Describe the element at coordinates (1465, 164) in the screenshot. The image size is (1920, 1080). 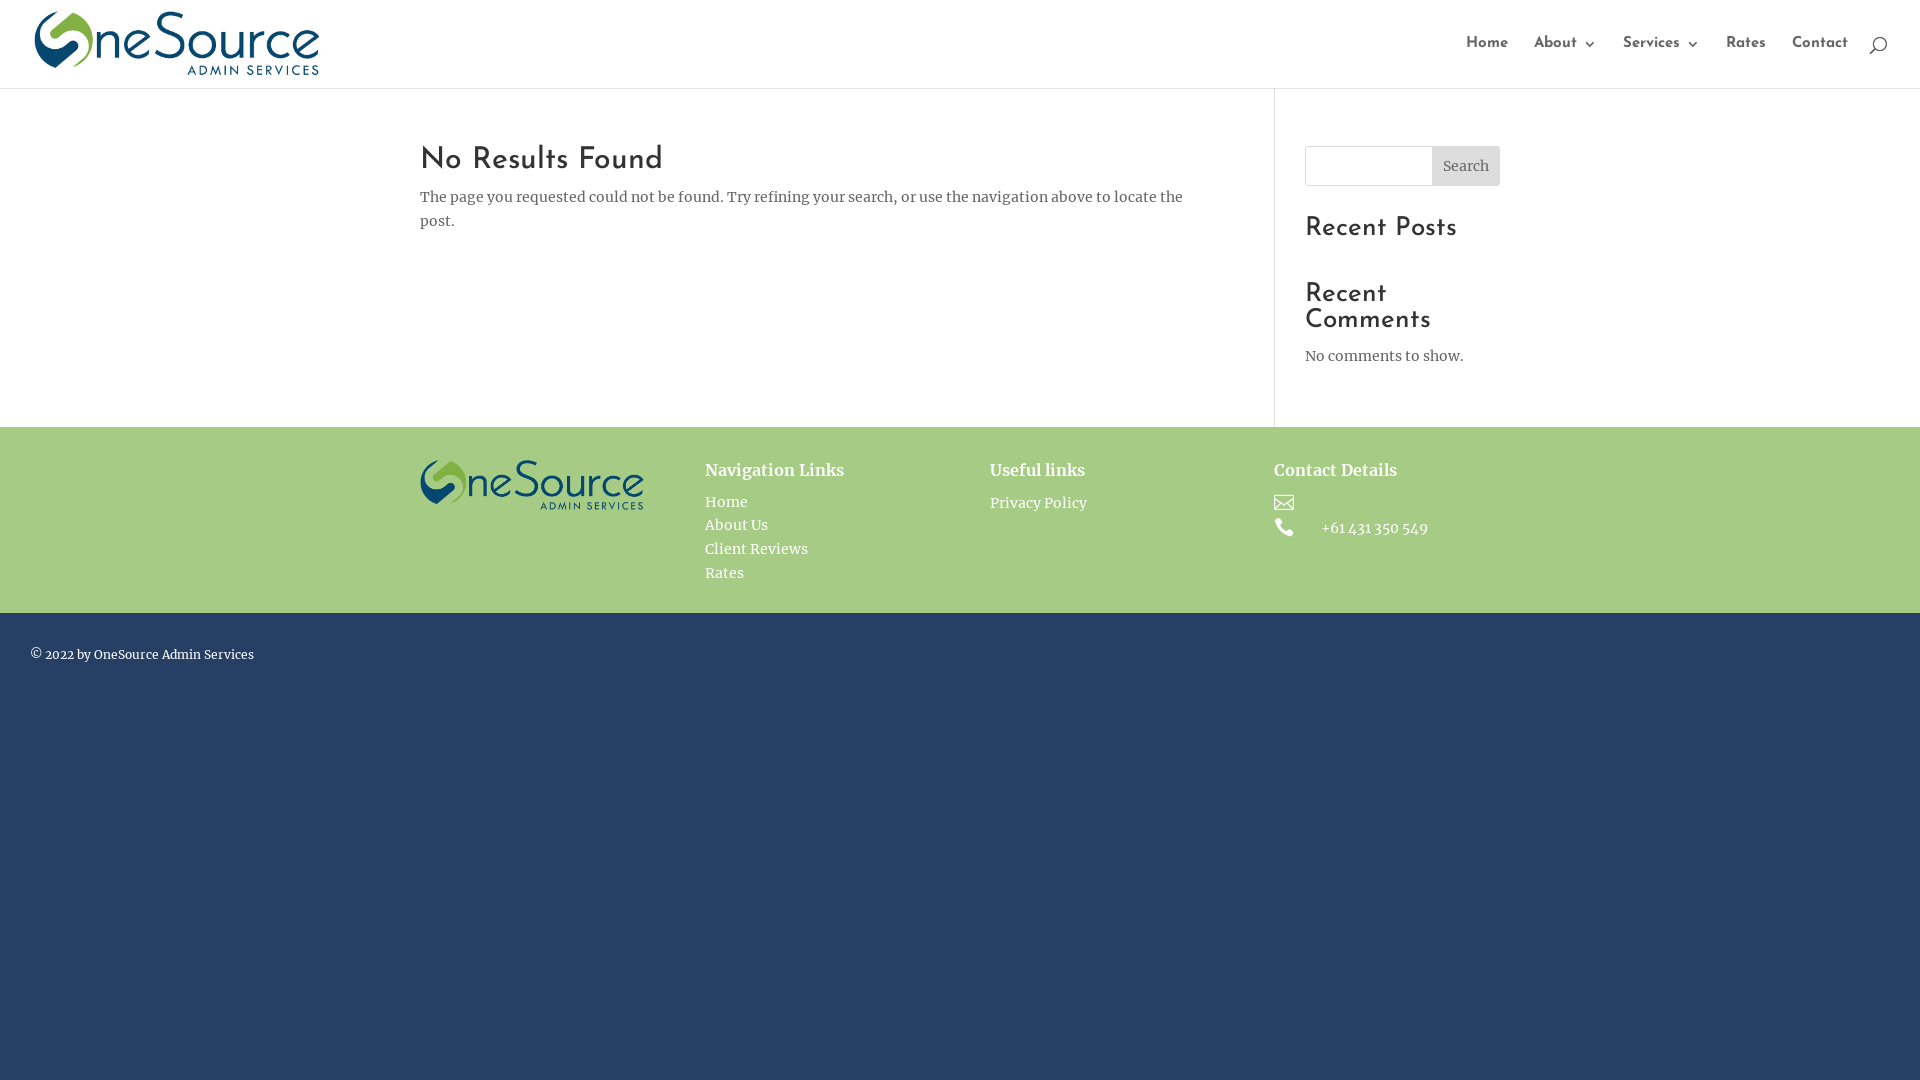
I see `'Search'` at that location.